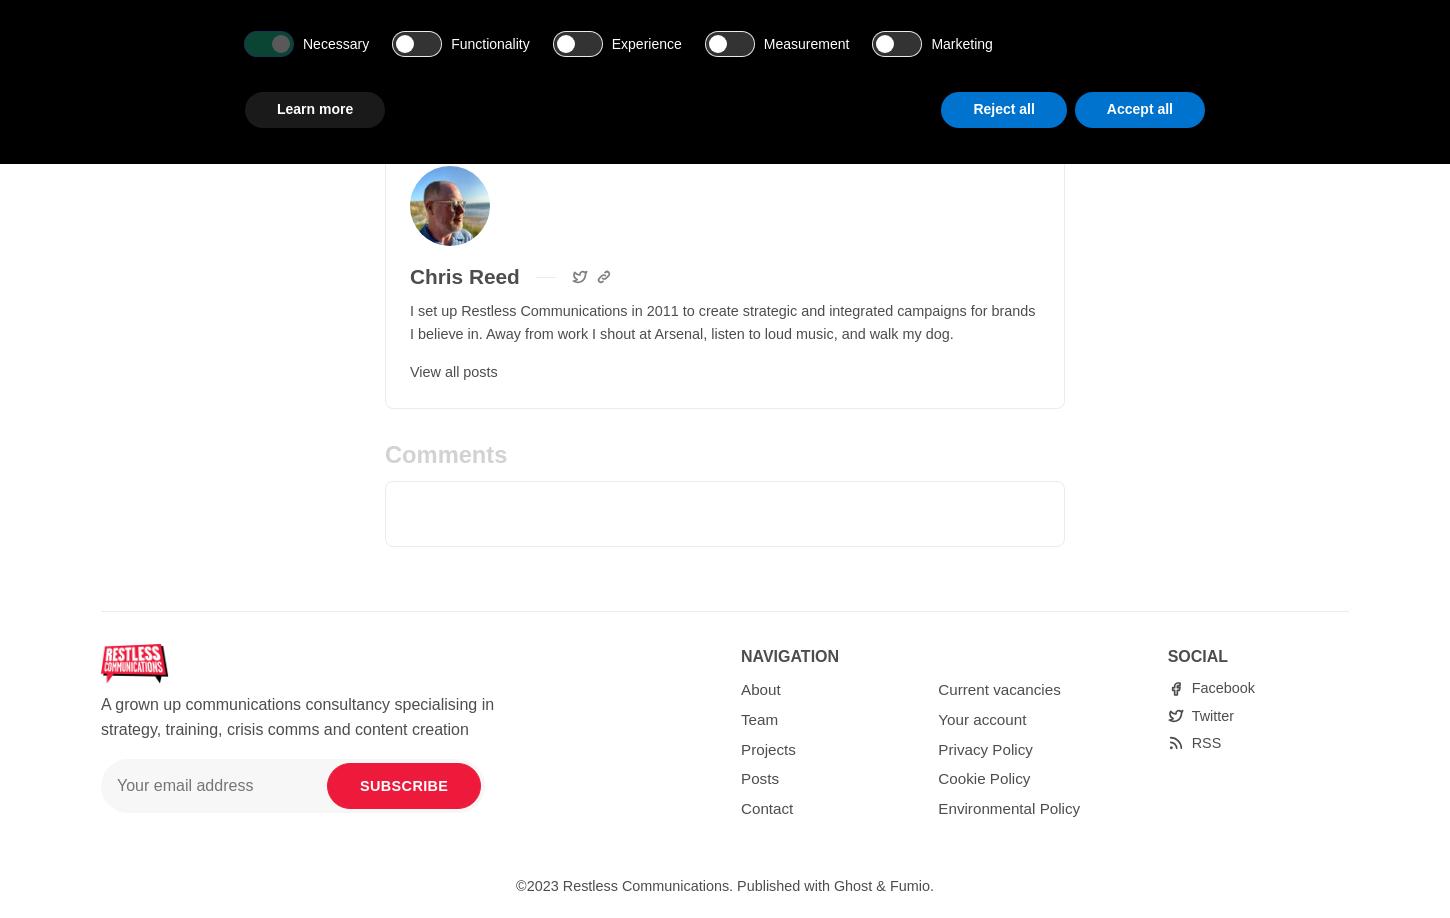  What do you see at coordinates (452, 370) in the screenshot?
I see `'View all posts'` at bounding box center [452, 370].